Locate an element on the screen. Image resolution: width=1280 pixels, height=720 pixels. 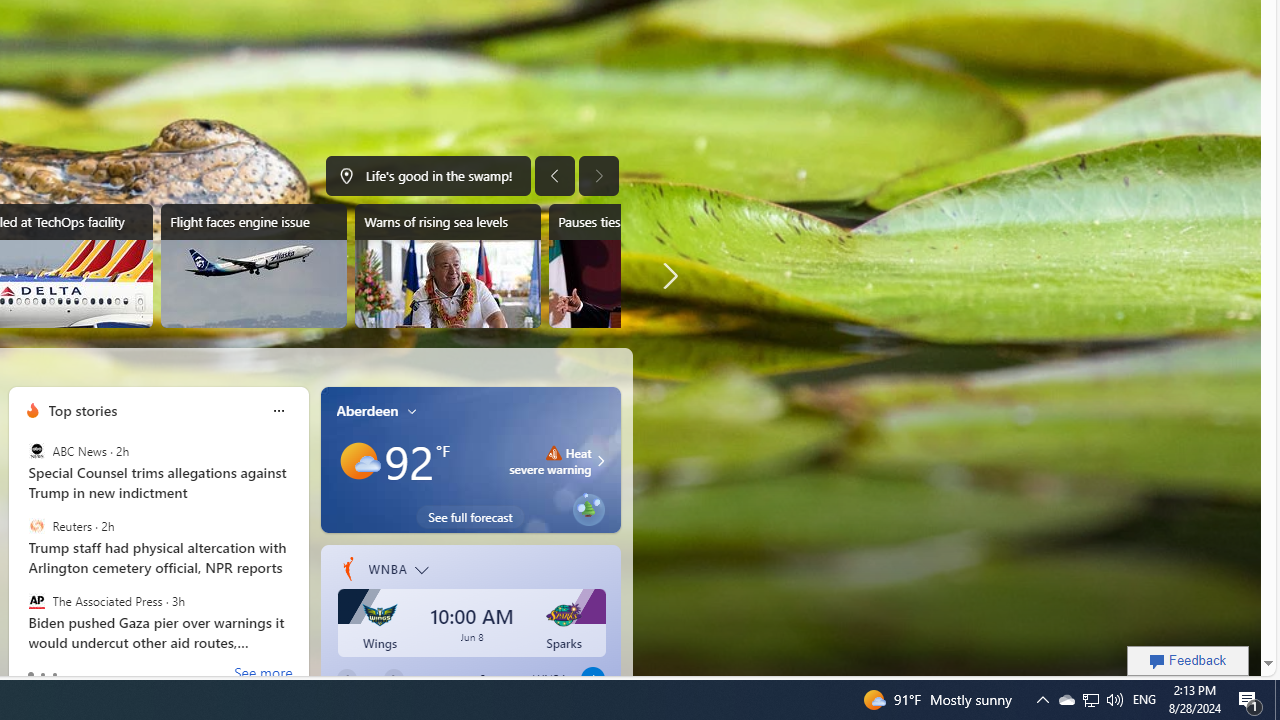
'Grow a virtual seed into a real tree' is located at coordinates (587, 505).